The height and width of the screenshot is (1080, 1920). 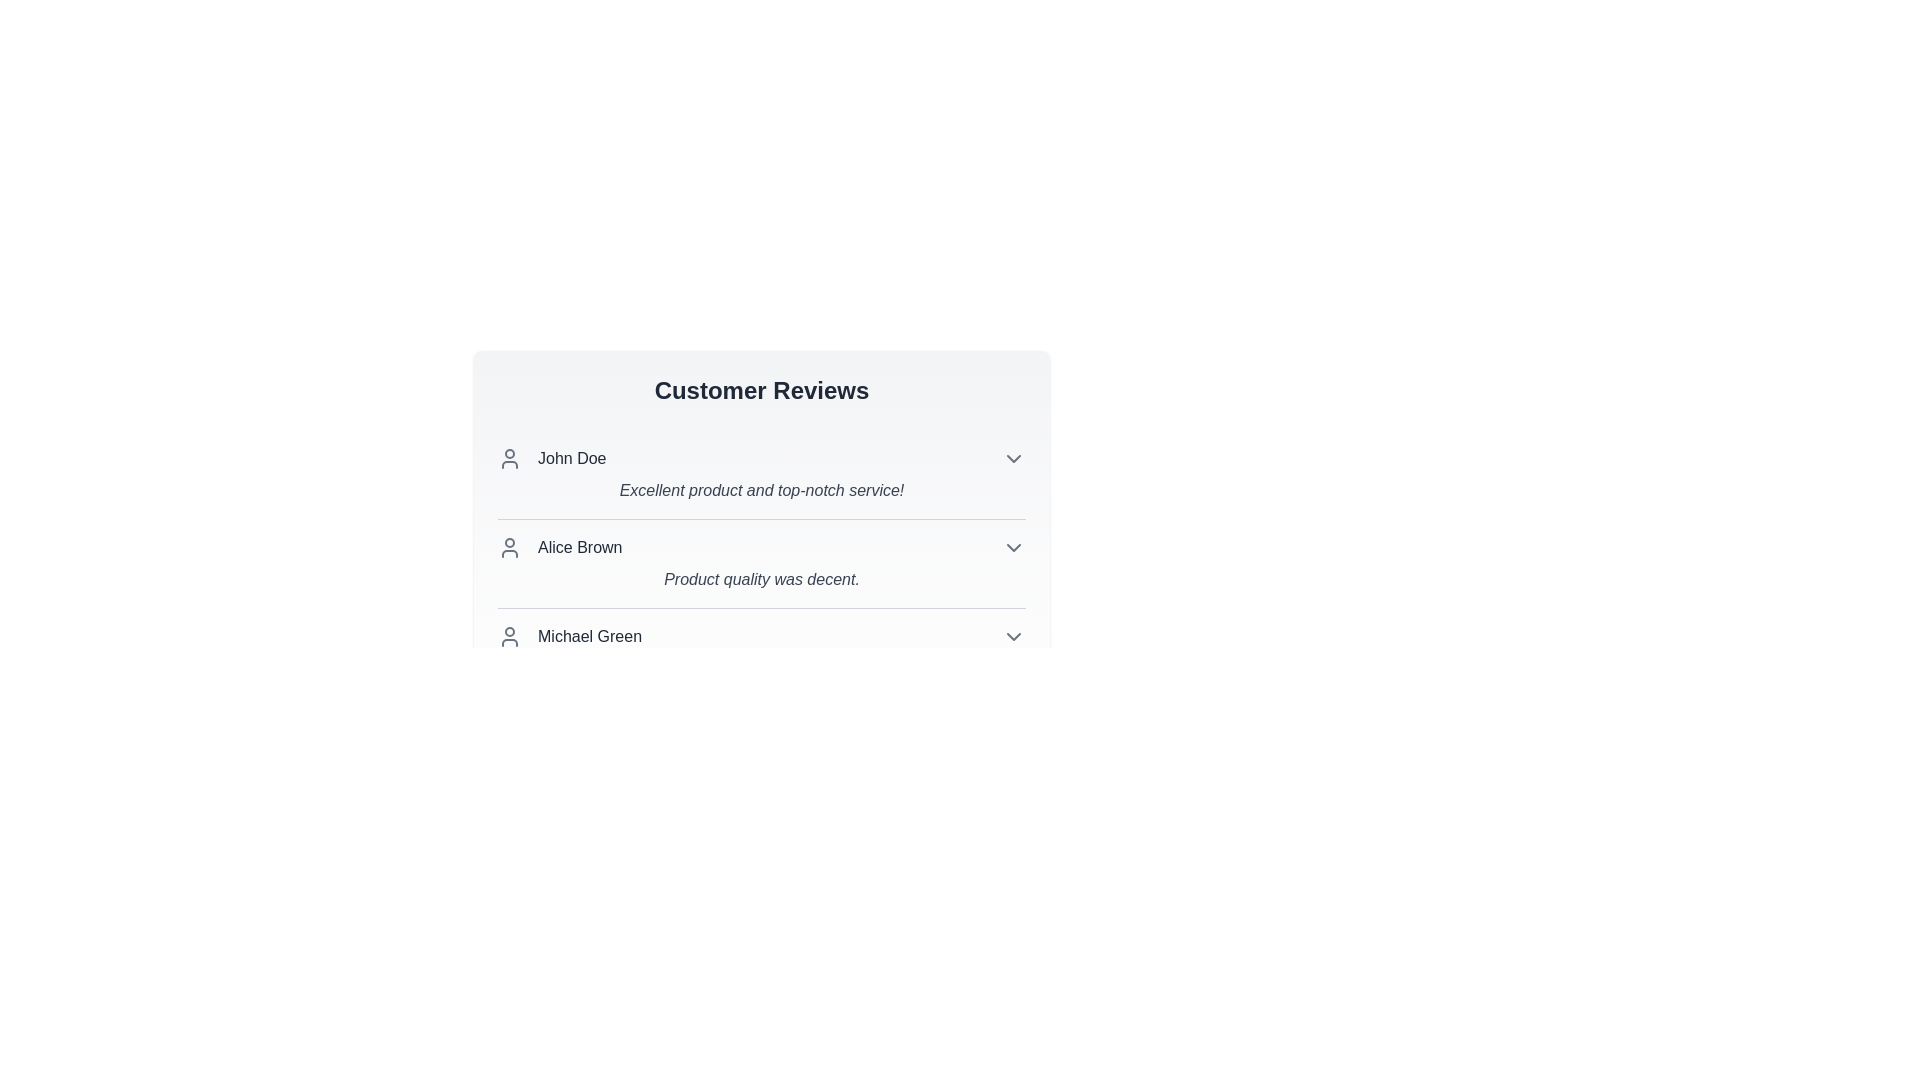 I want to click on the chevron icon to expand or collapse the review details for Alice Brown, so click(x=1013, y=547).